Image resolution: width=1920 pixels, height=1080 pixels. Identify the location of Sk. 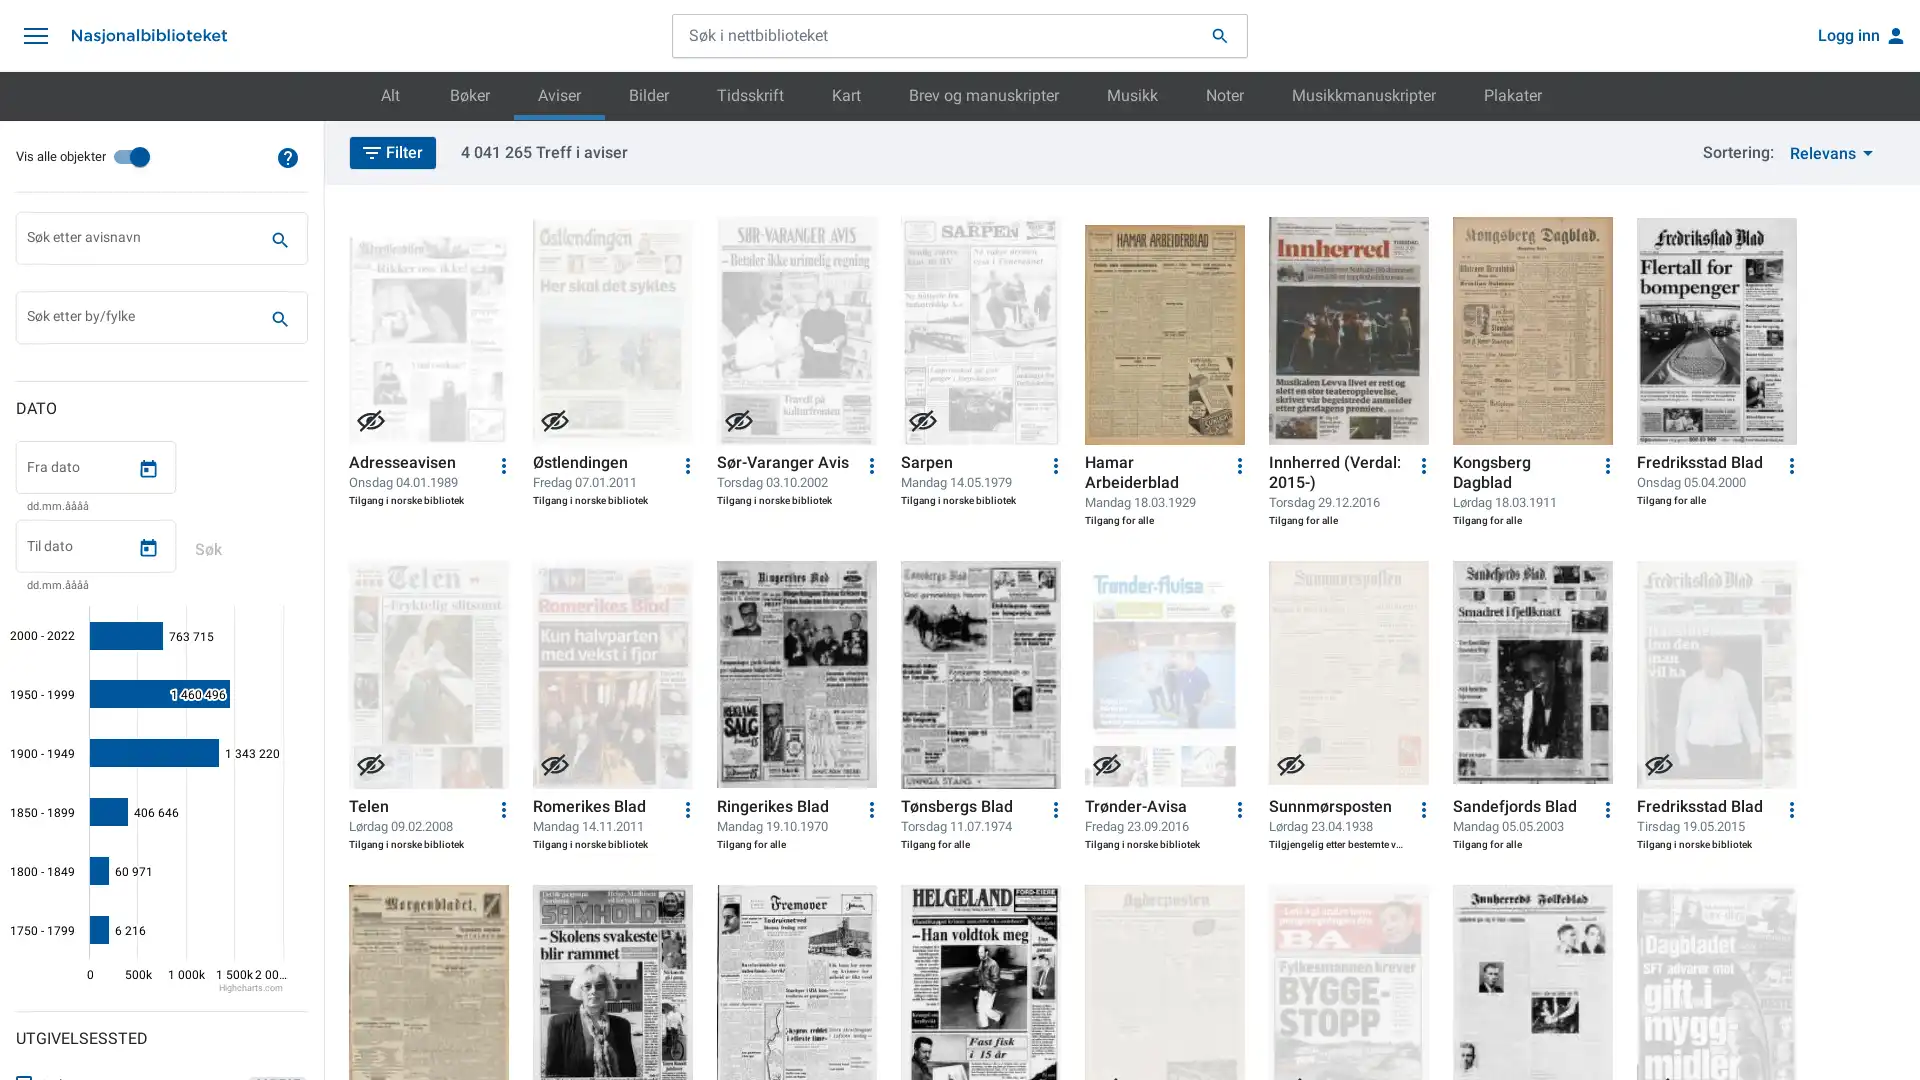
(278, 238).